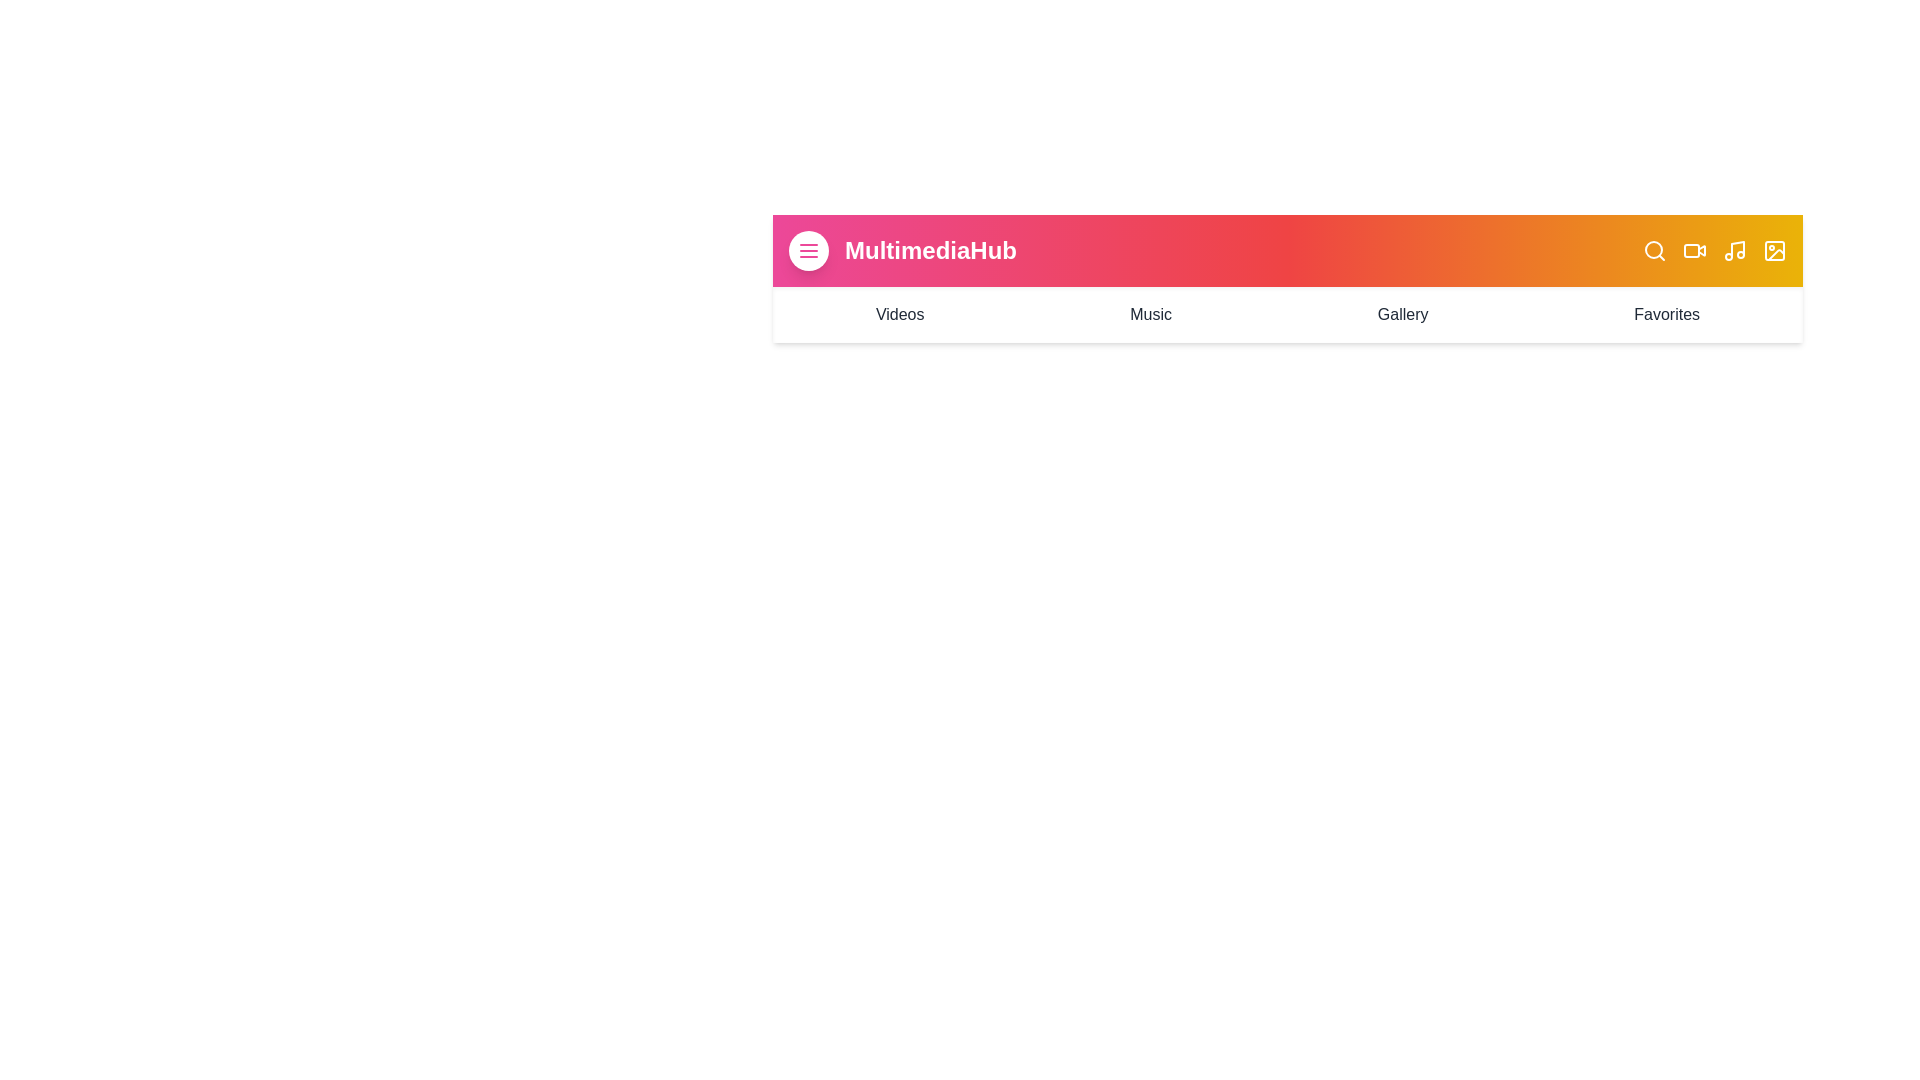 Image resolution: width=1920 pixels, height=1080 pixels. Describe the element at coordinates (1401, 315) in the screenshot. I see `the navigation link labeled 'Gallery' to navigate to the respective section` at that location.